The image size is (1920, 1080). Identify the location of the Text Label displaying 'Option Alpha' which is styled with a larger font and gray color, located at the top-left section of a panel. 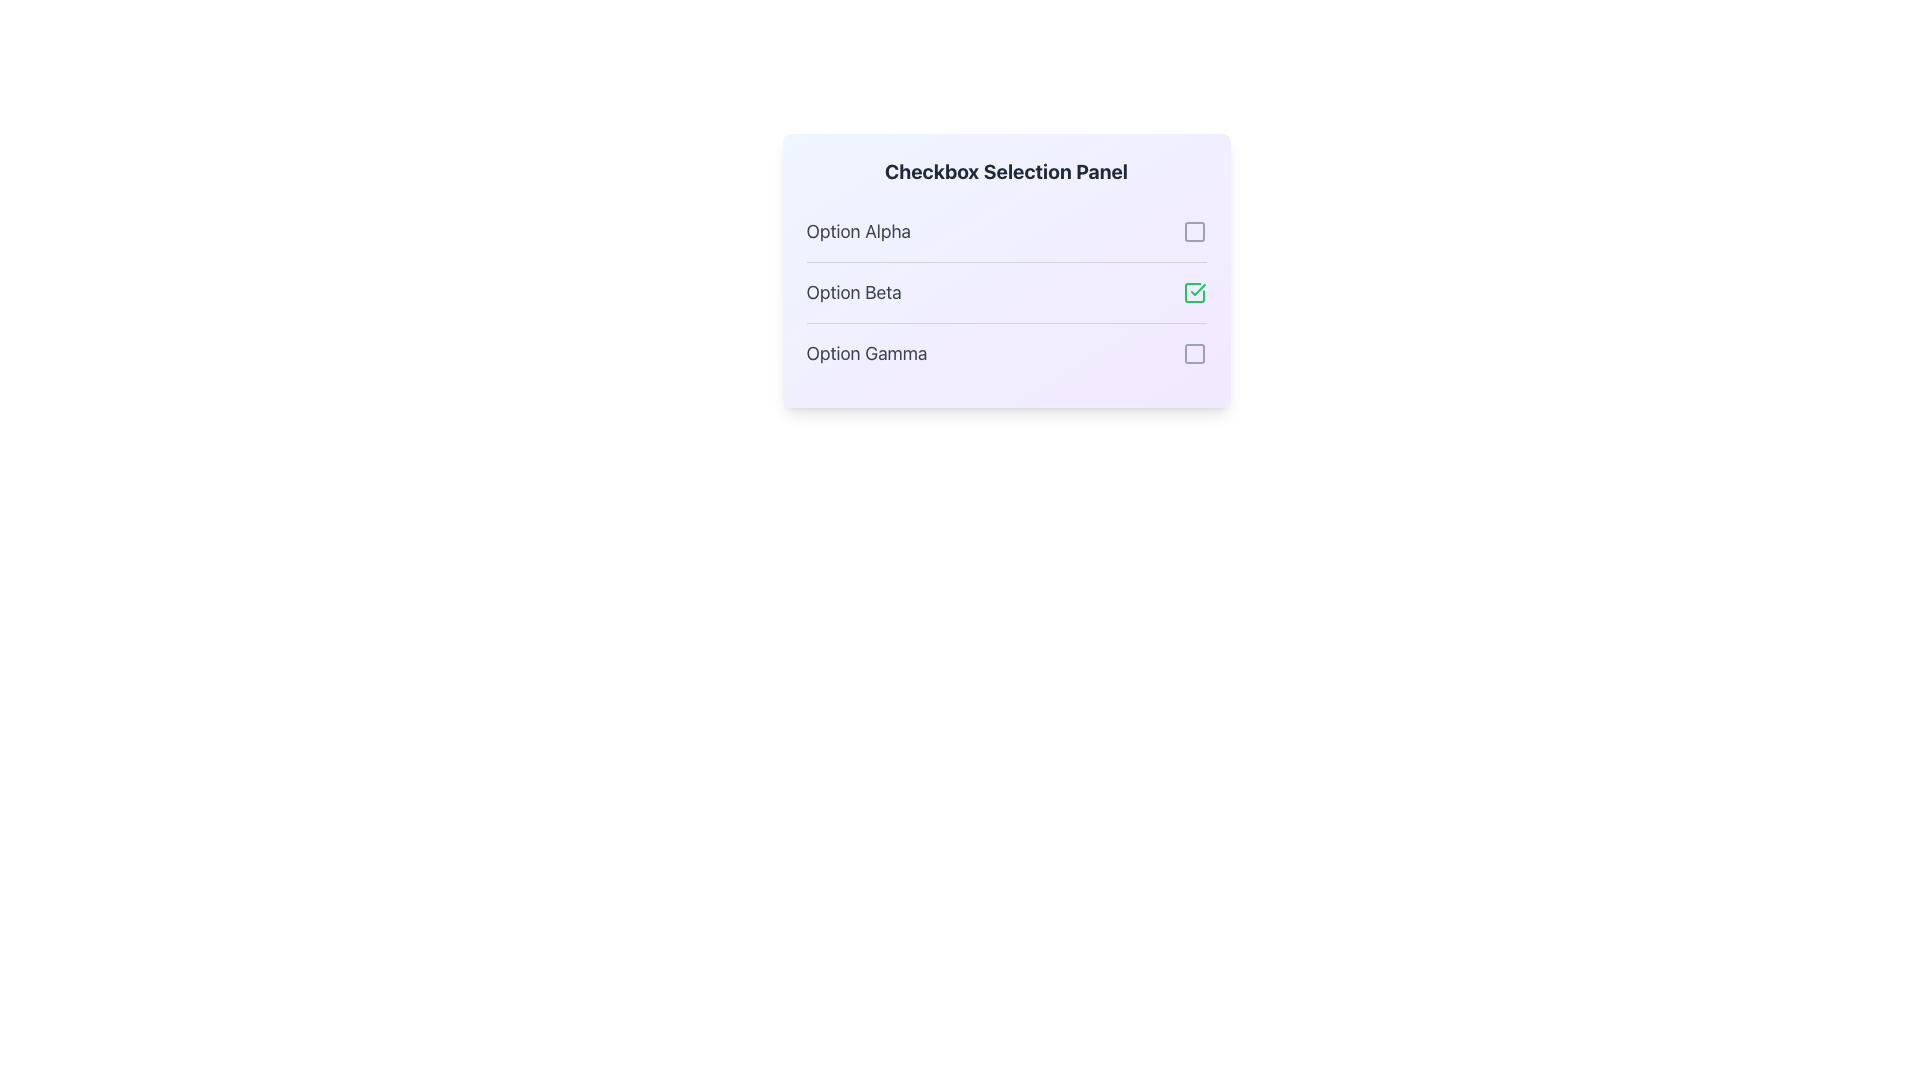
(858, 230).